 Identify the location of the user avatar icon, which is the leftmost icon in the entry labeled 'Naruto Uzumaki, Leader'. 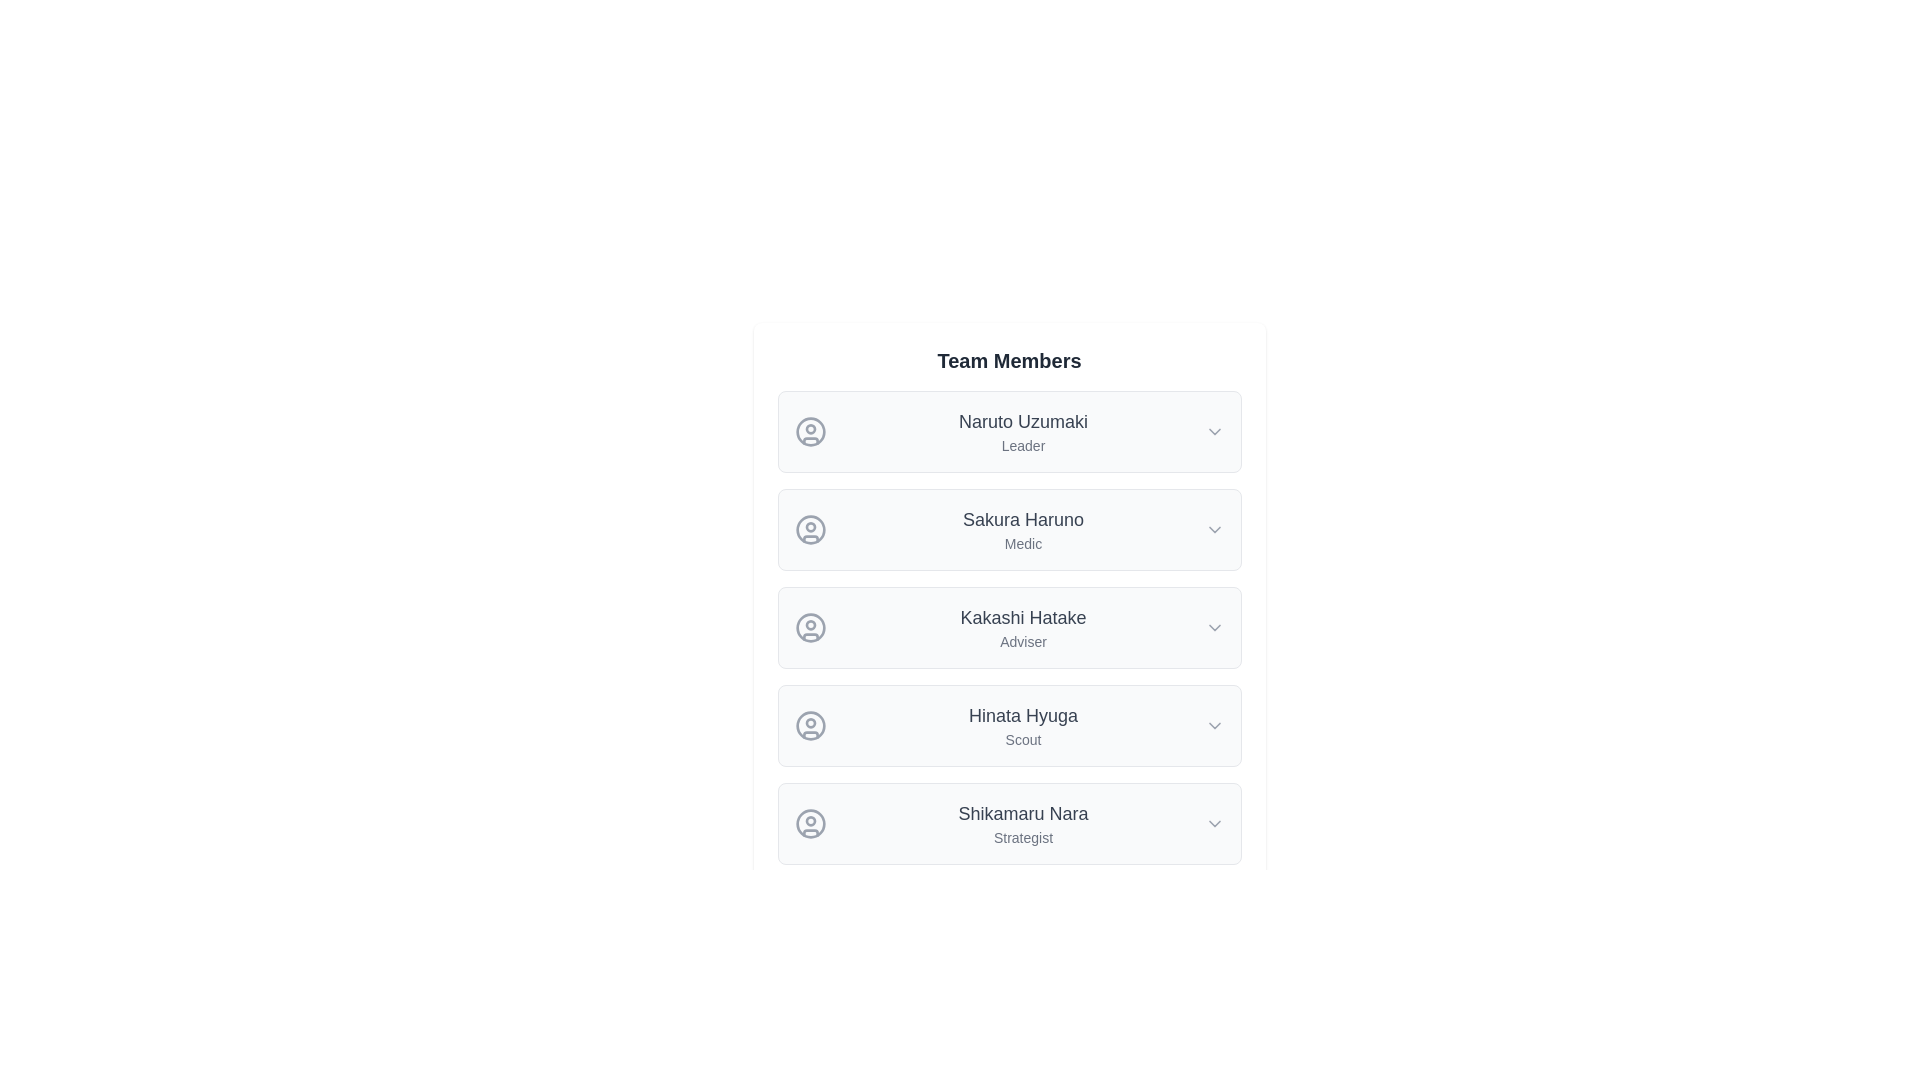
(810, 431).